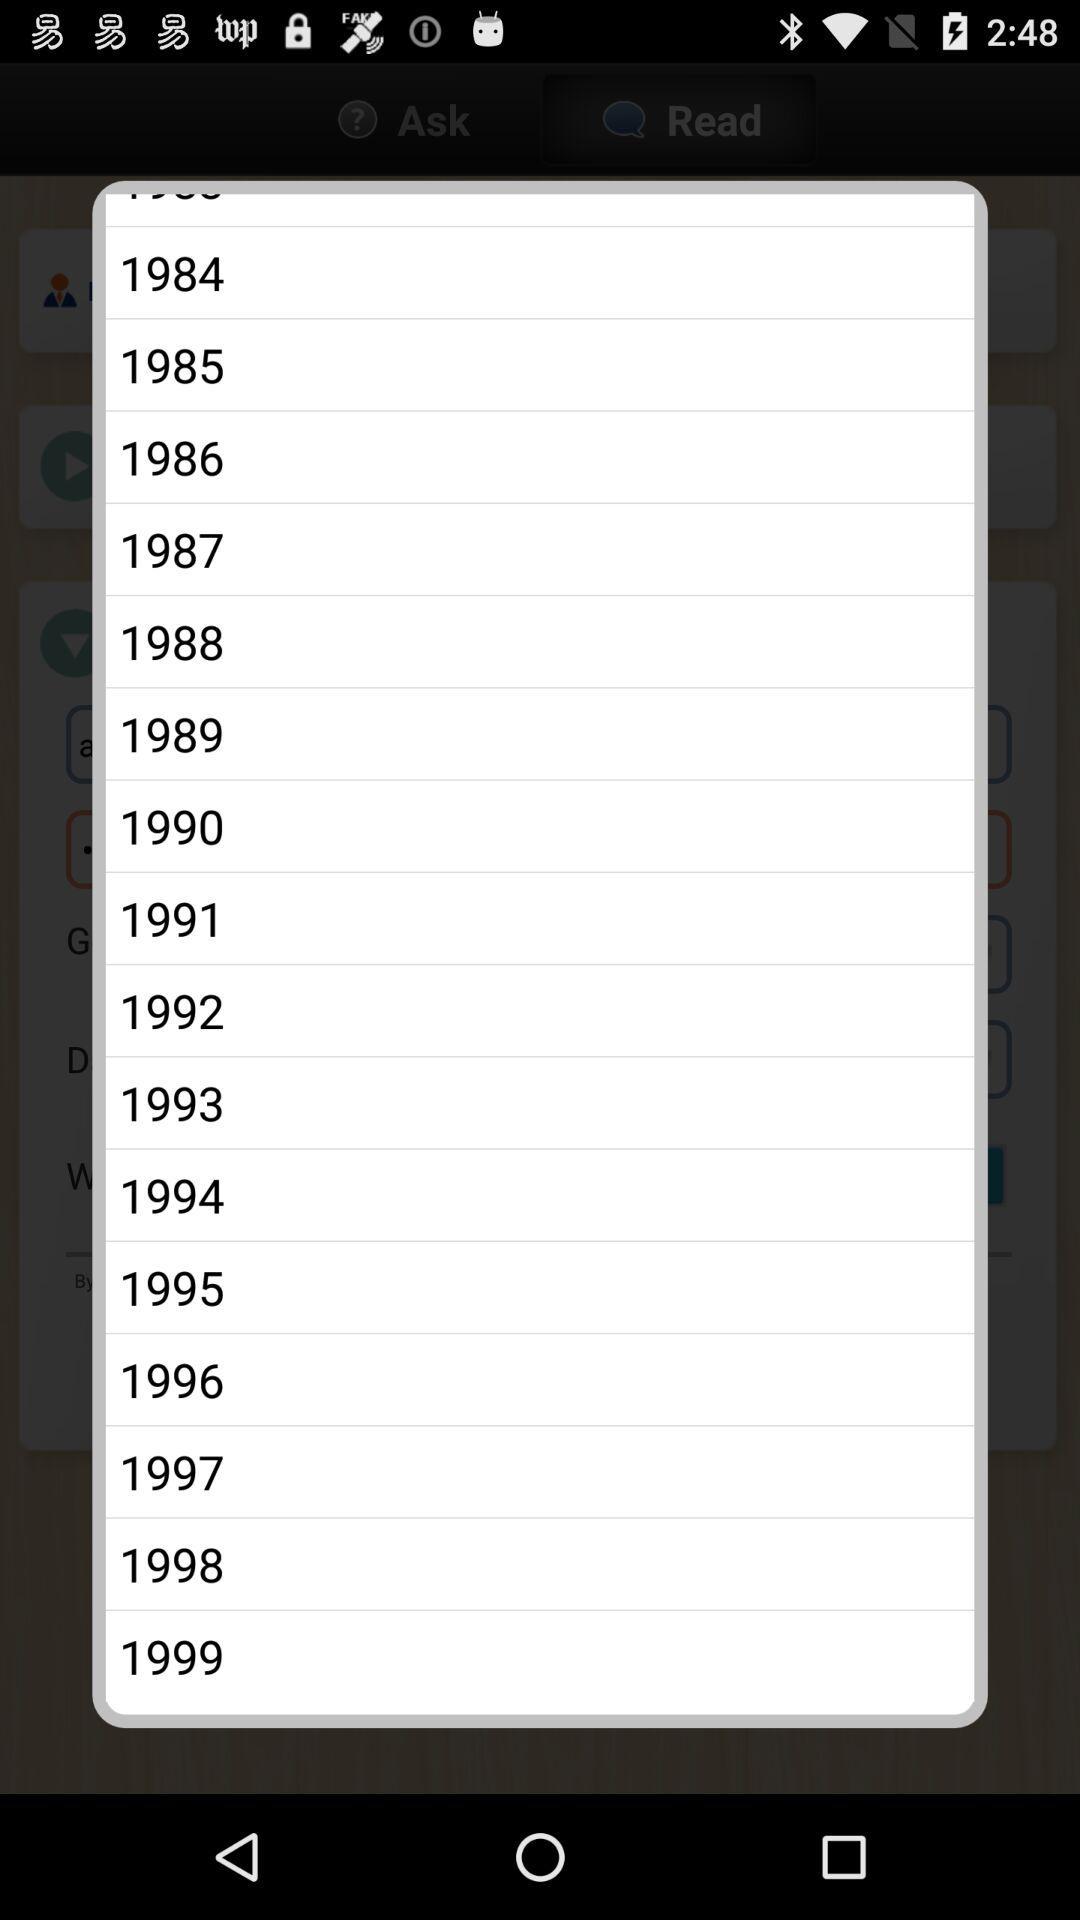  I want to click on the 1984 app, so click(540, 271).